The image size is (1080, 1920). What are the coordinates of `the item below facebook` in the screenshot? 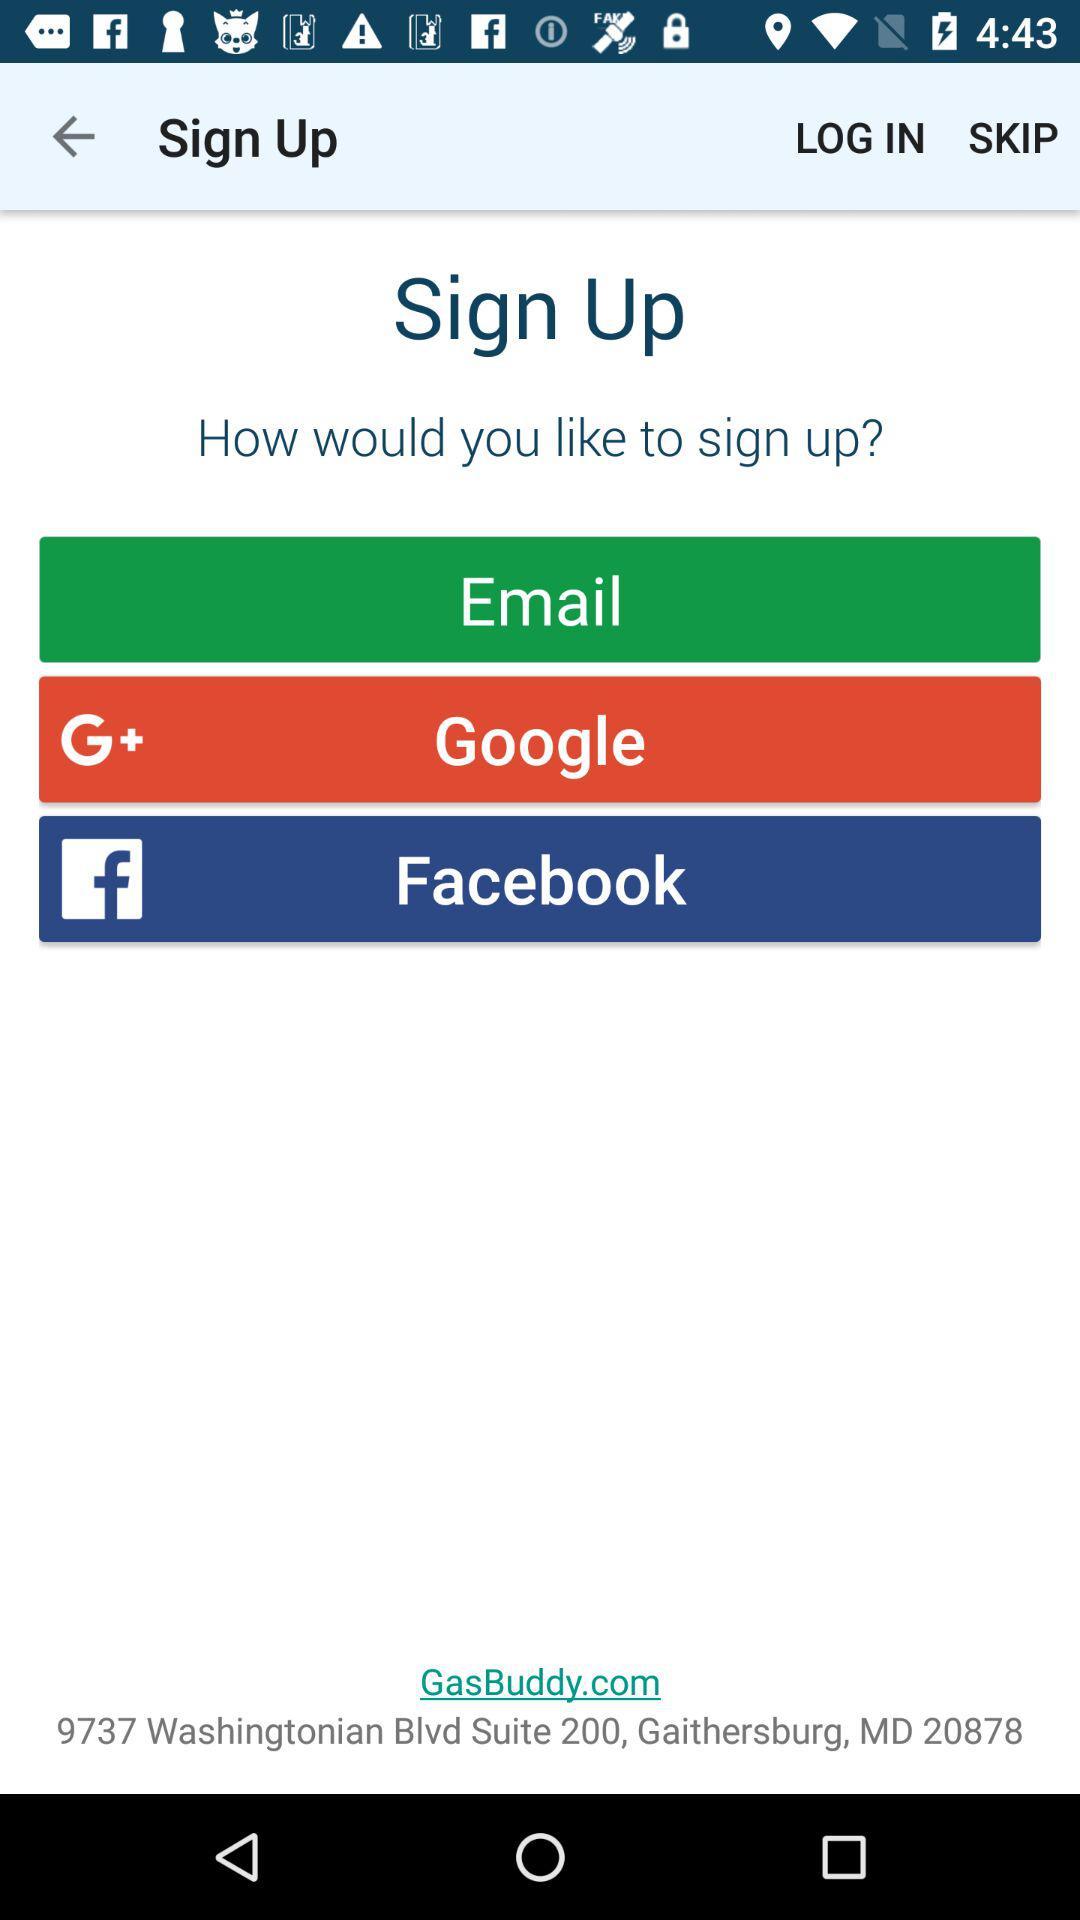 It's located at (540, 1680).